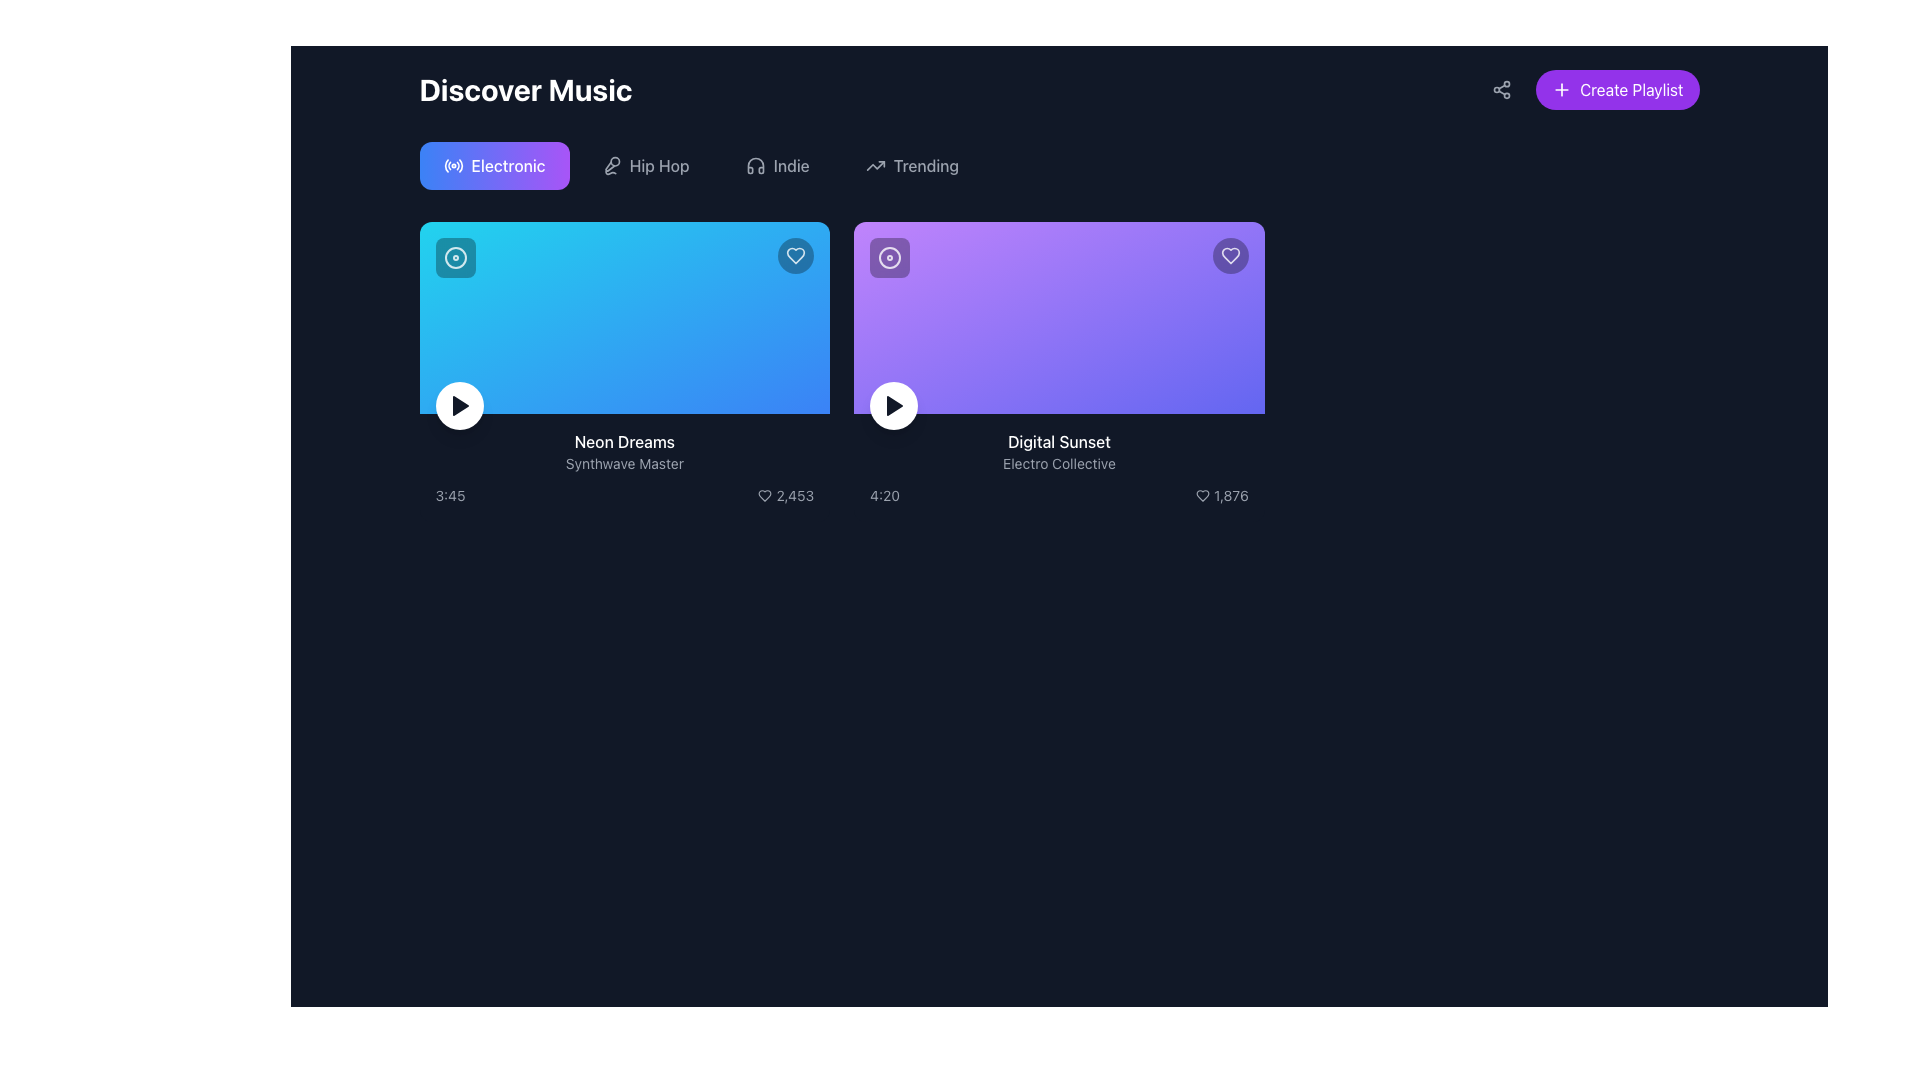  What do you see at coordinates (449, 495) in the screenshot?
I see `the static text label displaying '3:45', which is located below the track's thumbnail and precedes the text '2,453' and a heart icon` at bounding box center [449, 495].